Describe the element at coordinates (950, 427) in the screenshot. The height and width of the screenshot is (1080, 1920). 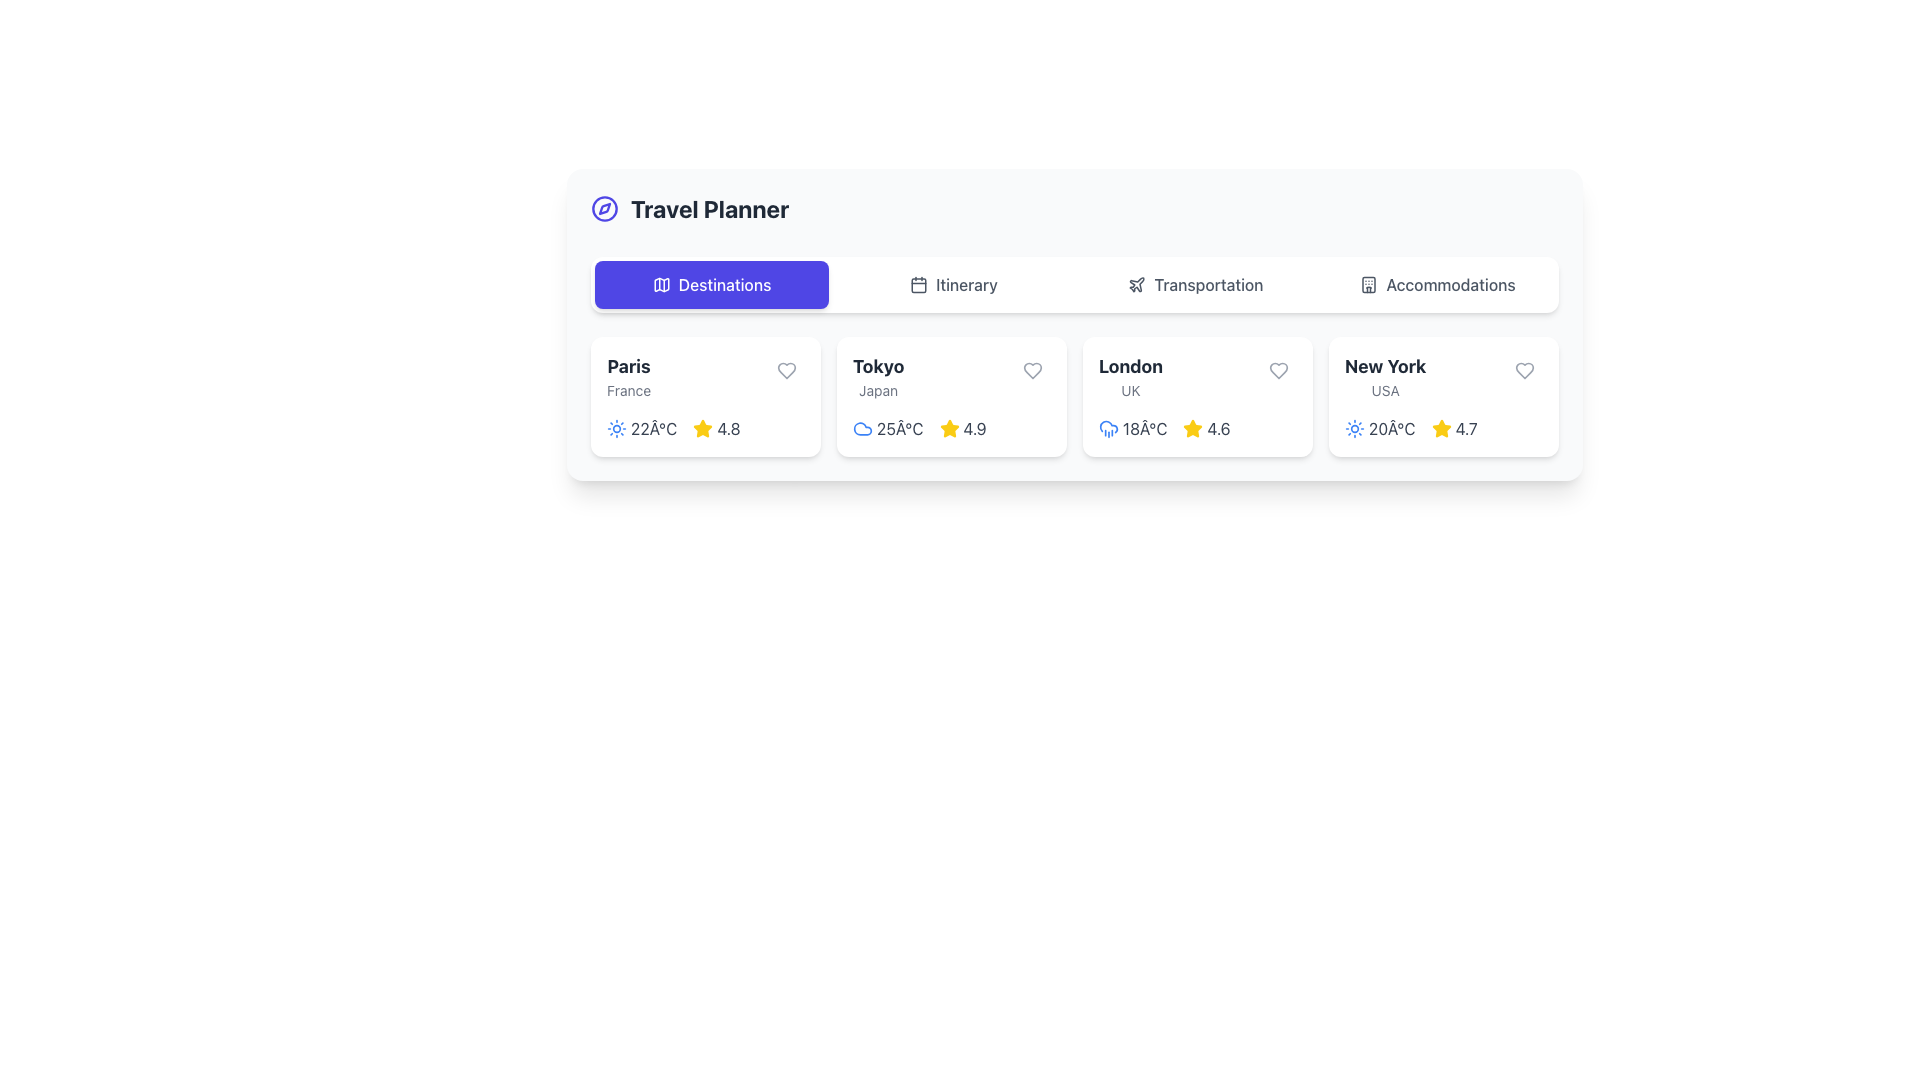
I see `temperature '25°C' and rating '4.9' information from the Weather and rating display located at the bottom of the 'Tokyo, Japan' card` at that location.